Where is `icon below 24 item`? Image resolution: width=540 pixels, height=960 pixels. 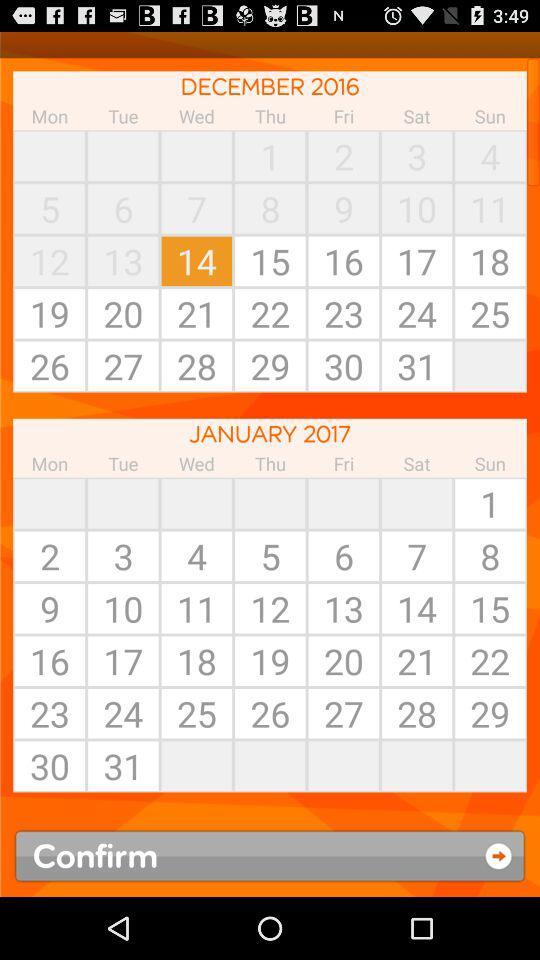
icon below 24 item is located at coordinates (196, 765).